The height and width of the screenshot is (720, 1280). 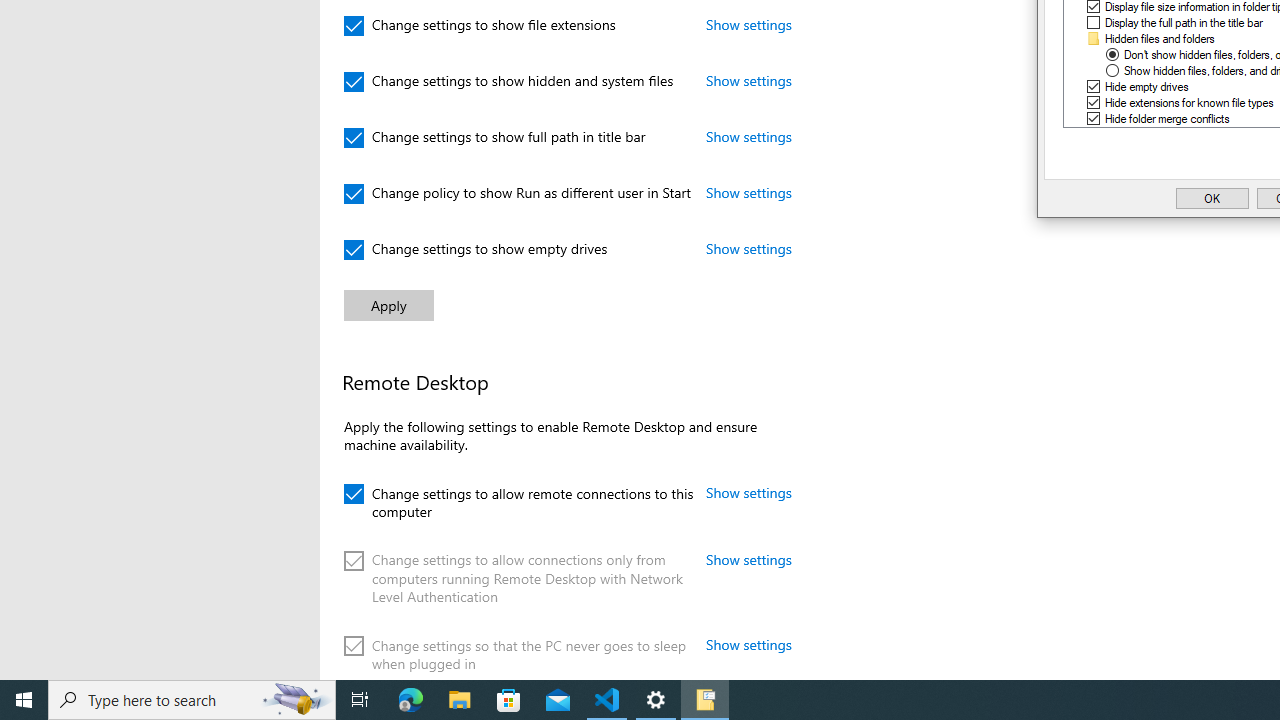 What do you see at coordinates (509, 698) in the screenshot?
I see `'Microsoft Store'` at bounding box center [509, 698].